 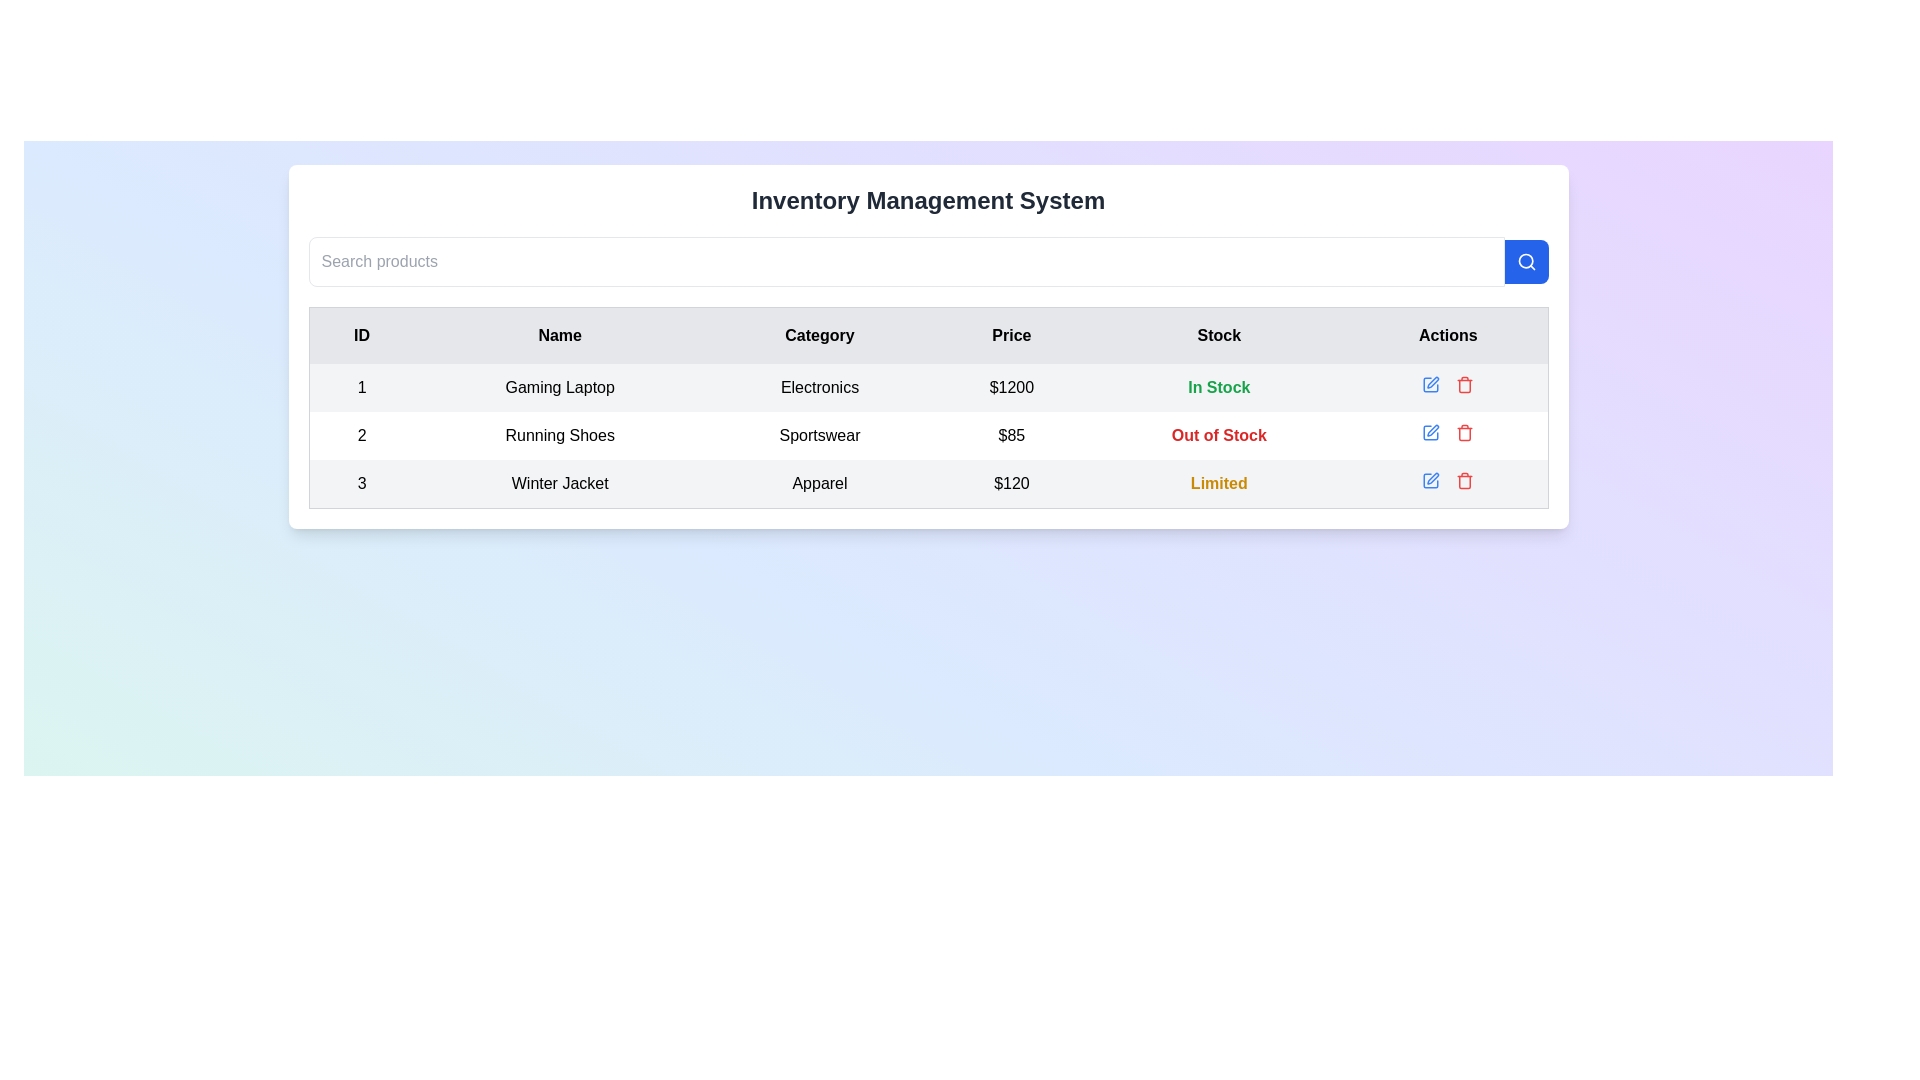 I want to click on the table cell containing the text 'Electronics' in the third column labeled 'Category' of the first row, corresponding to the 'Gaming Laptop' entry, so click(x=820, y=388).